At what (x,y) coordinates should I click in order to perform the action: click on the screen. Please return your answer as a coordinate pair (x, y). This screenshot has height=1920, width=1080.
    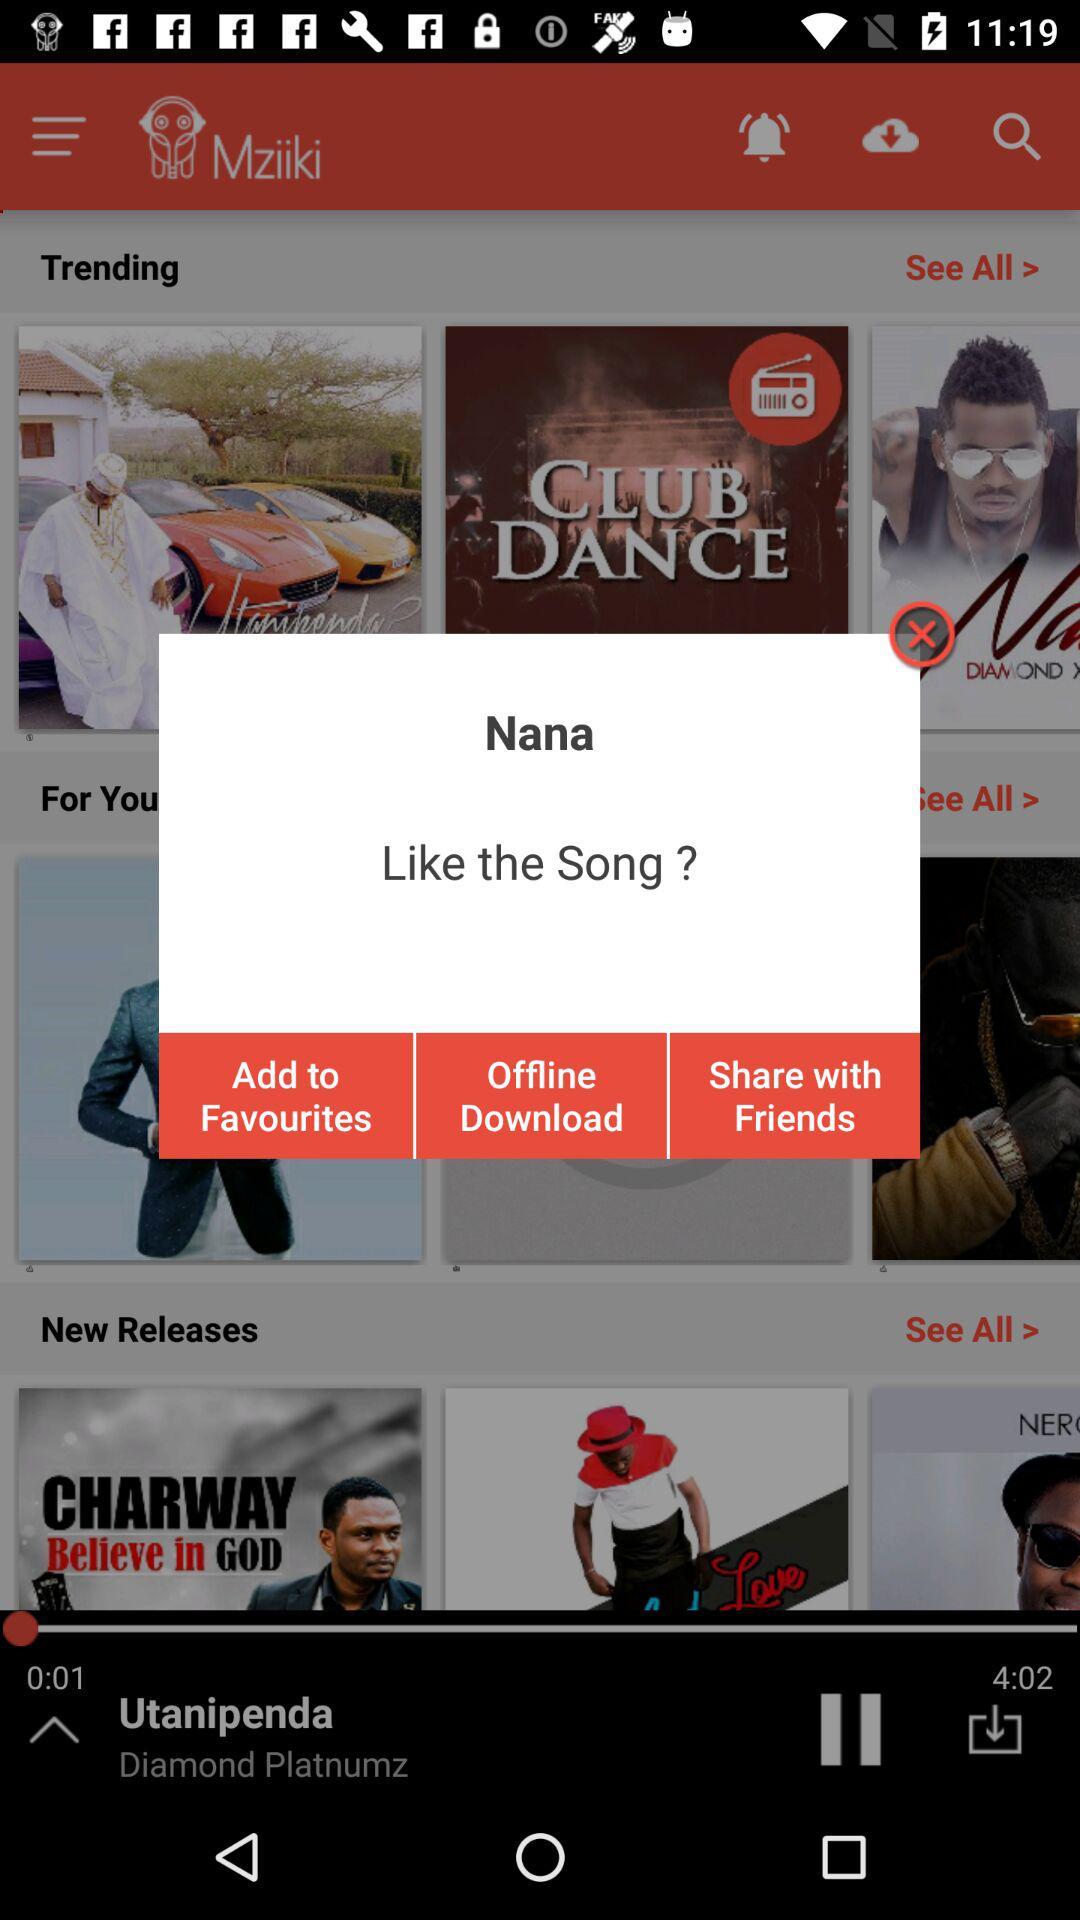
    Looking at the image, I should click on (920, 633).